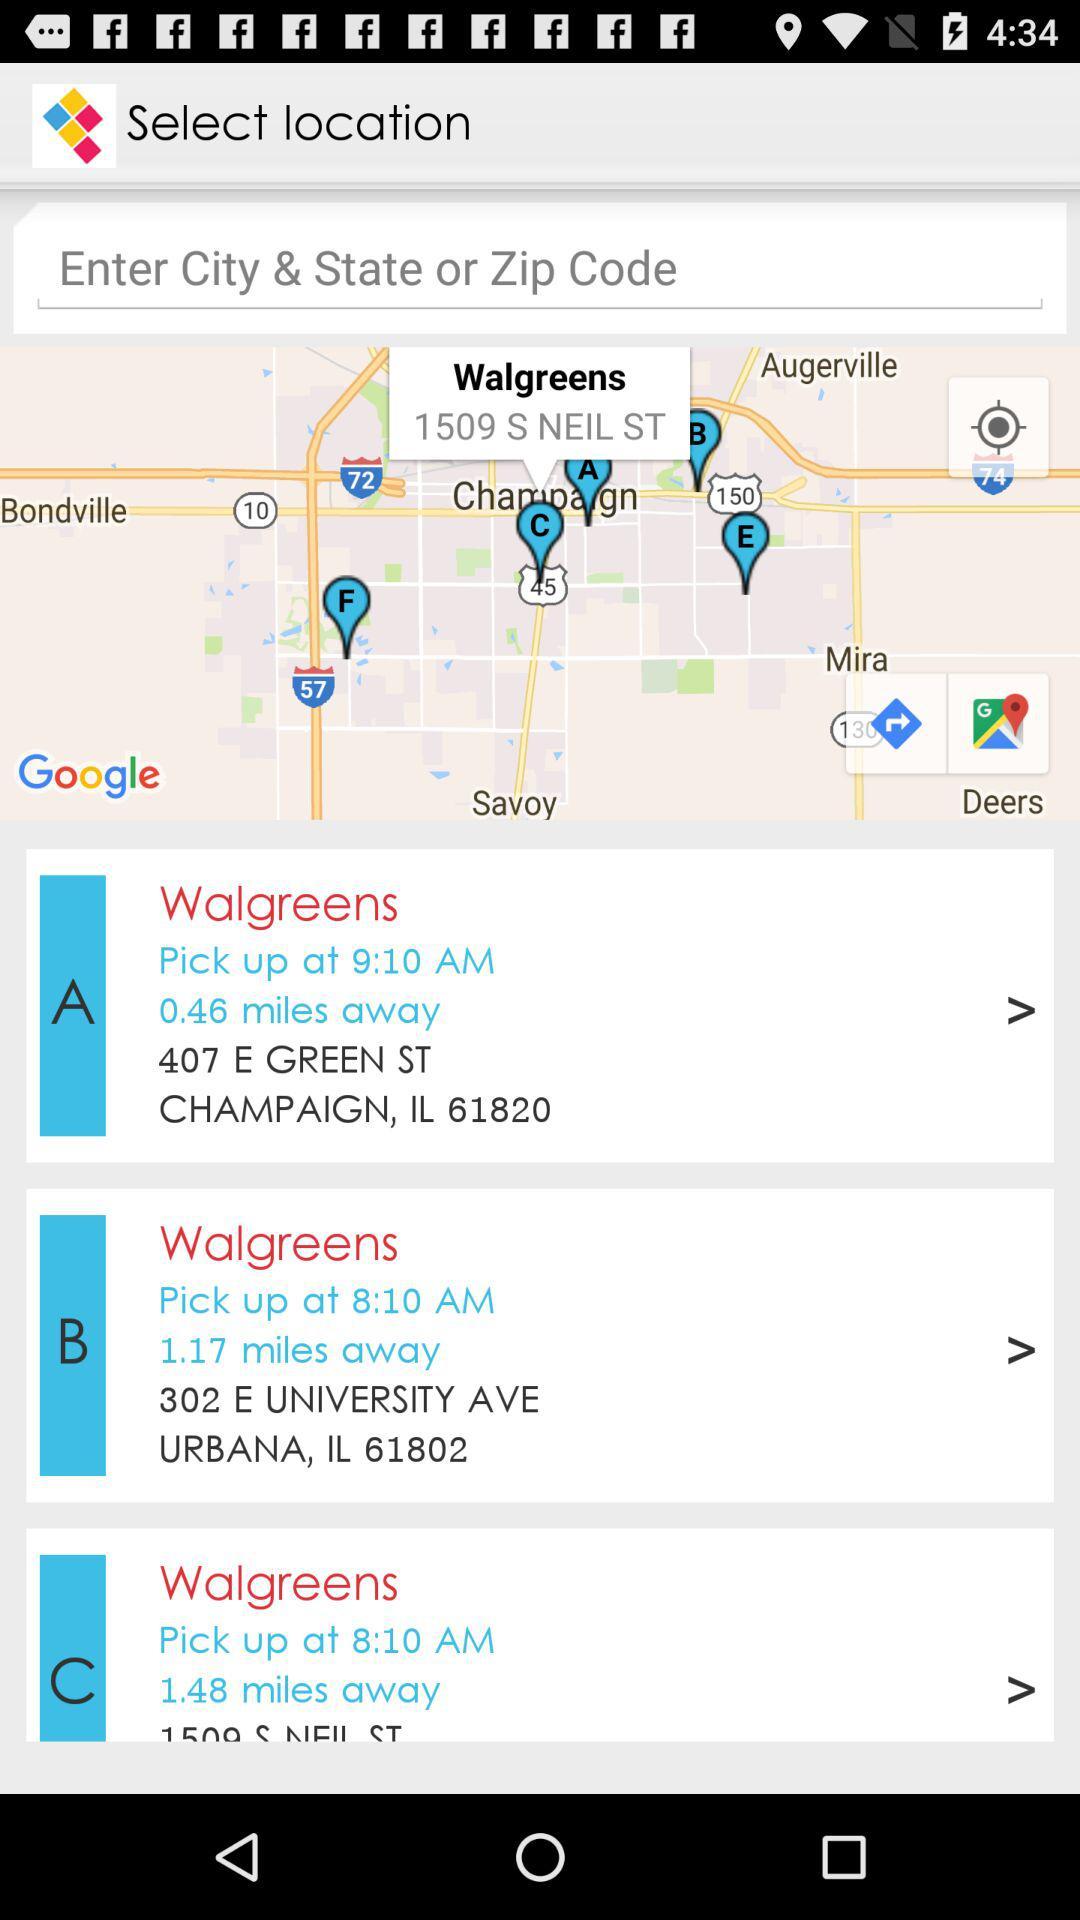 This screenshot has width=1080, height=1920. What do you see at coordinates (71, 1345) in the screenshot?
I see `b` at bounding box center [71, 1345].